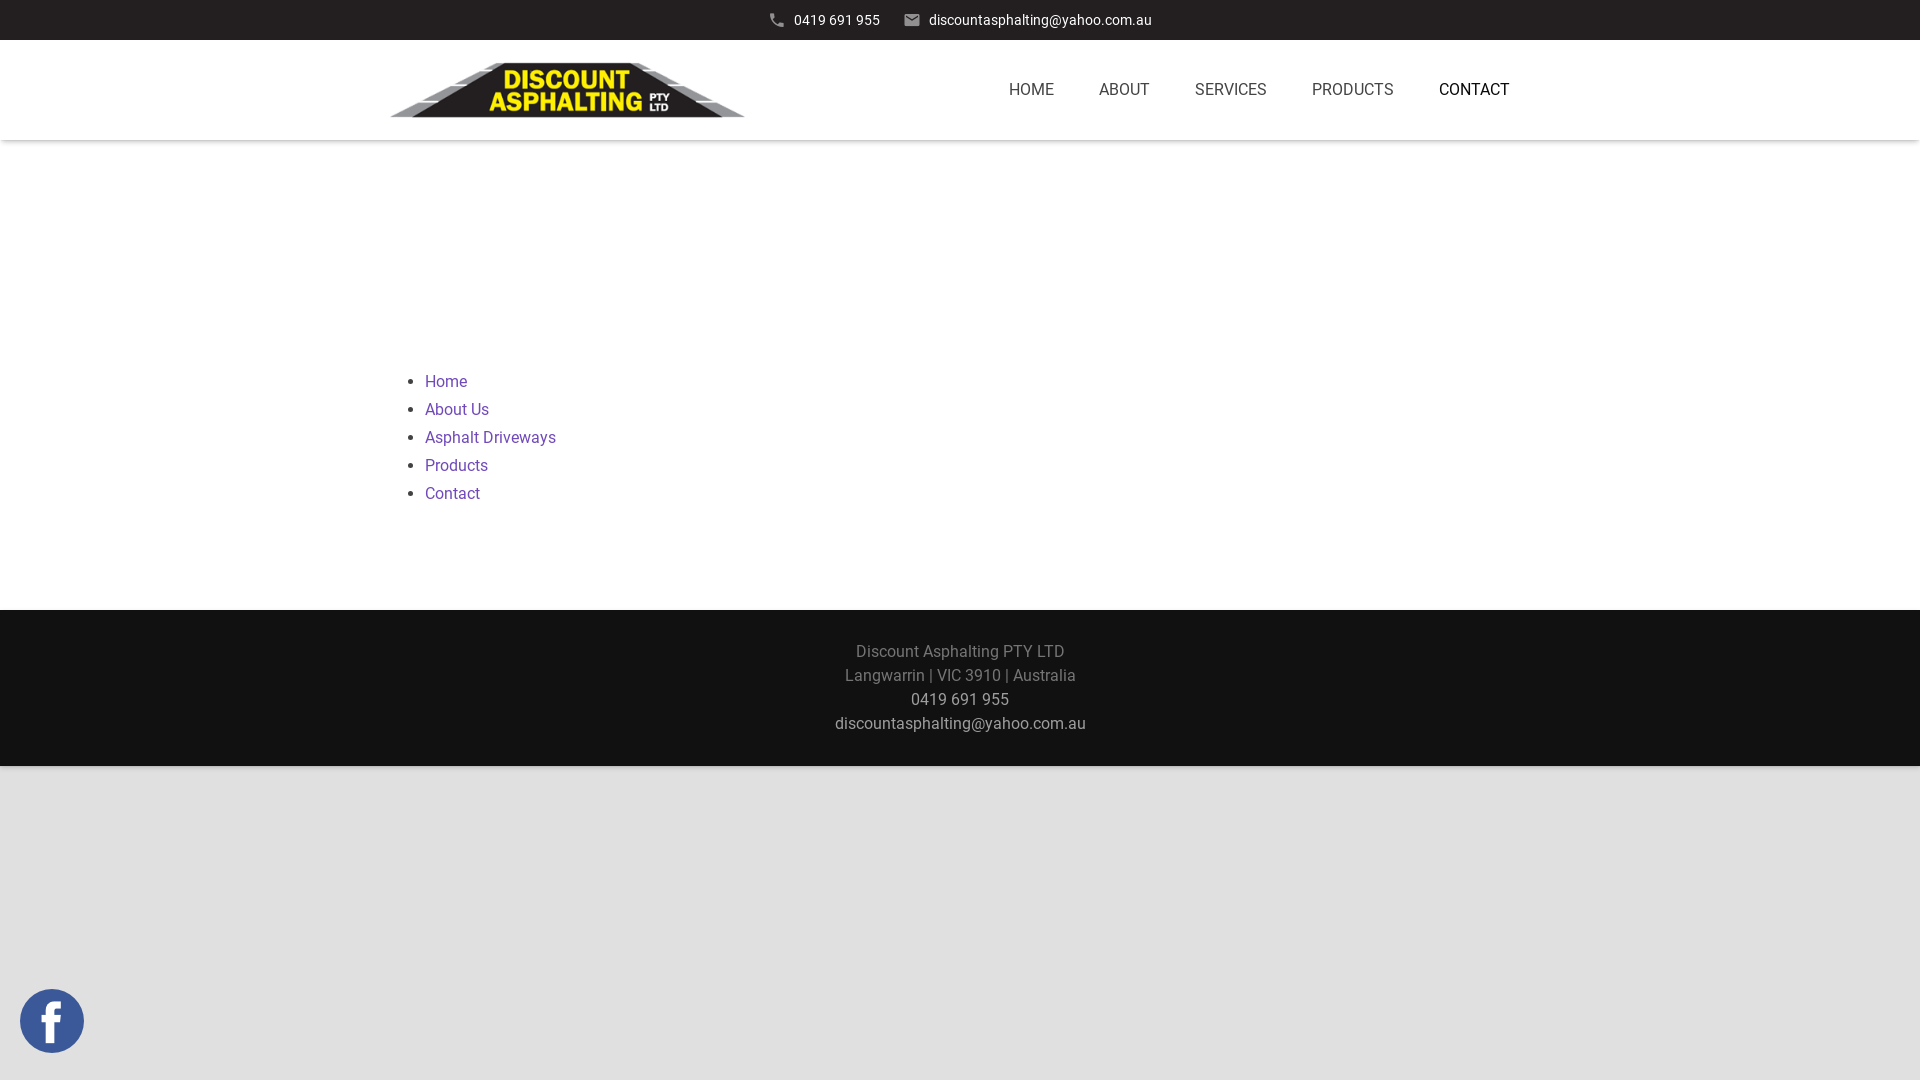 The height and width of the screenshot is (1080, 1920). Describe the element at coordinates (1353, 88) in the screenshot. I see `'PRODUCTS'` at that location.